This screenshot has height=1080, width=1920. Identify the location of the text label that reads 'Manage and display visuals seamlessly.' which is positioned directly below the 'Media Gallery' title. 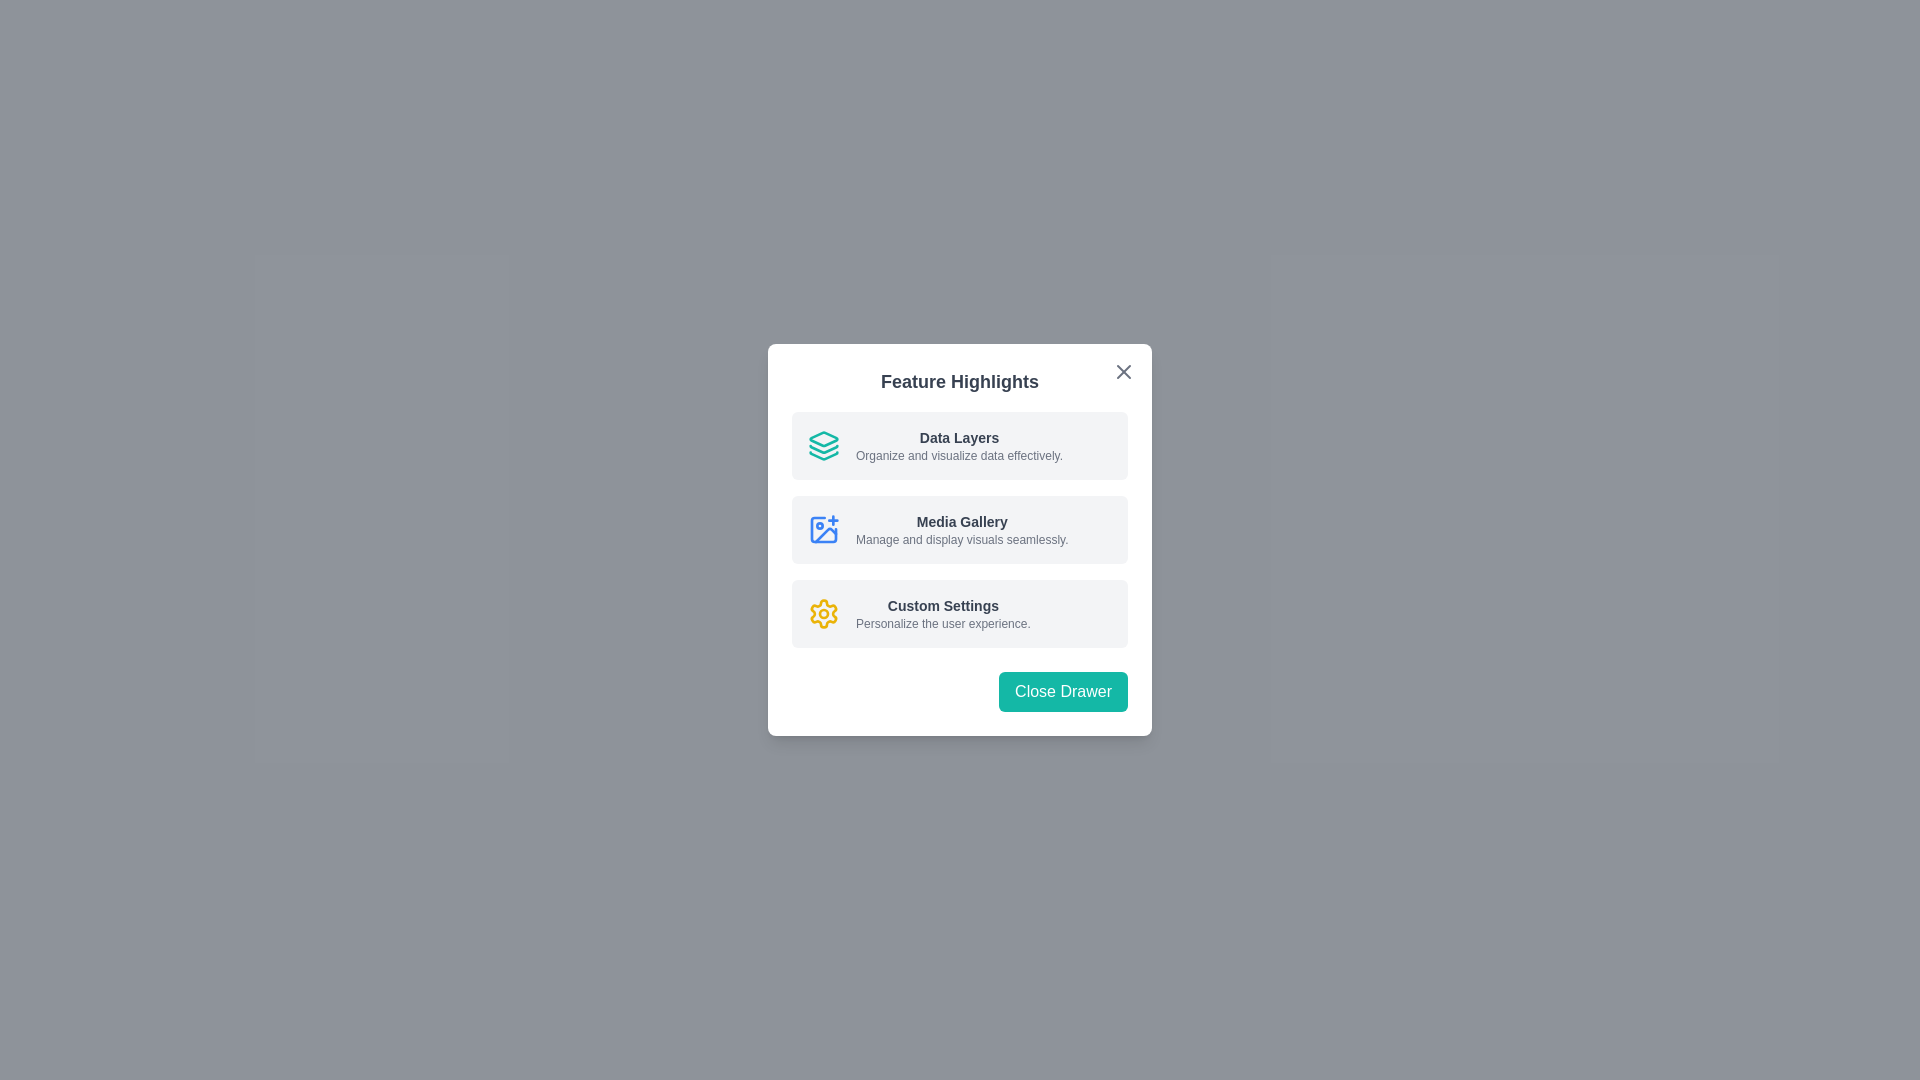
(962, 540).